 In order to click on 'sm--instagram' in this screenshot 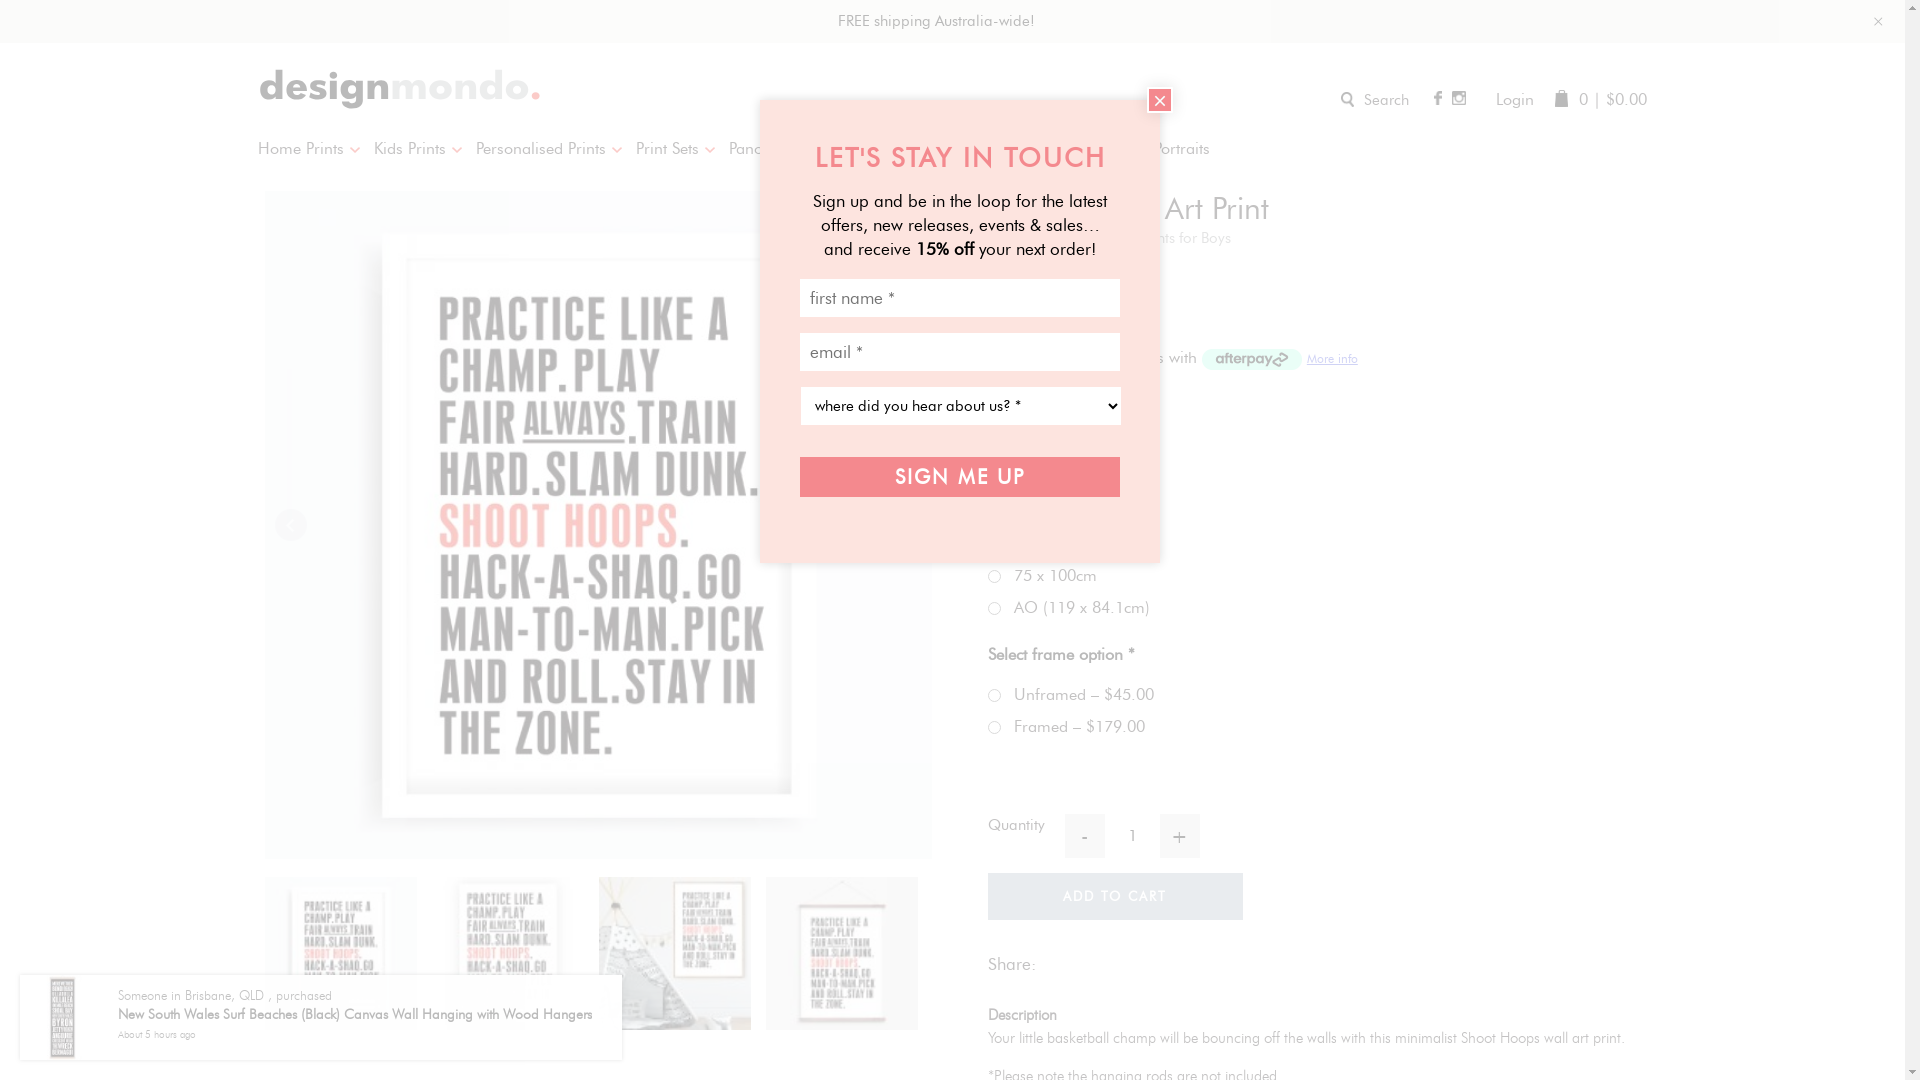, I will do `click(1459, 97)`.